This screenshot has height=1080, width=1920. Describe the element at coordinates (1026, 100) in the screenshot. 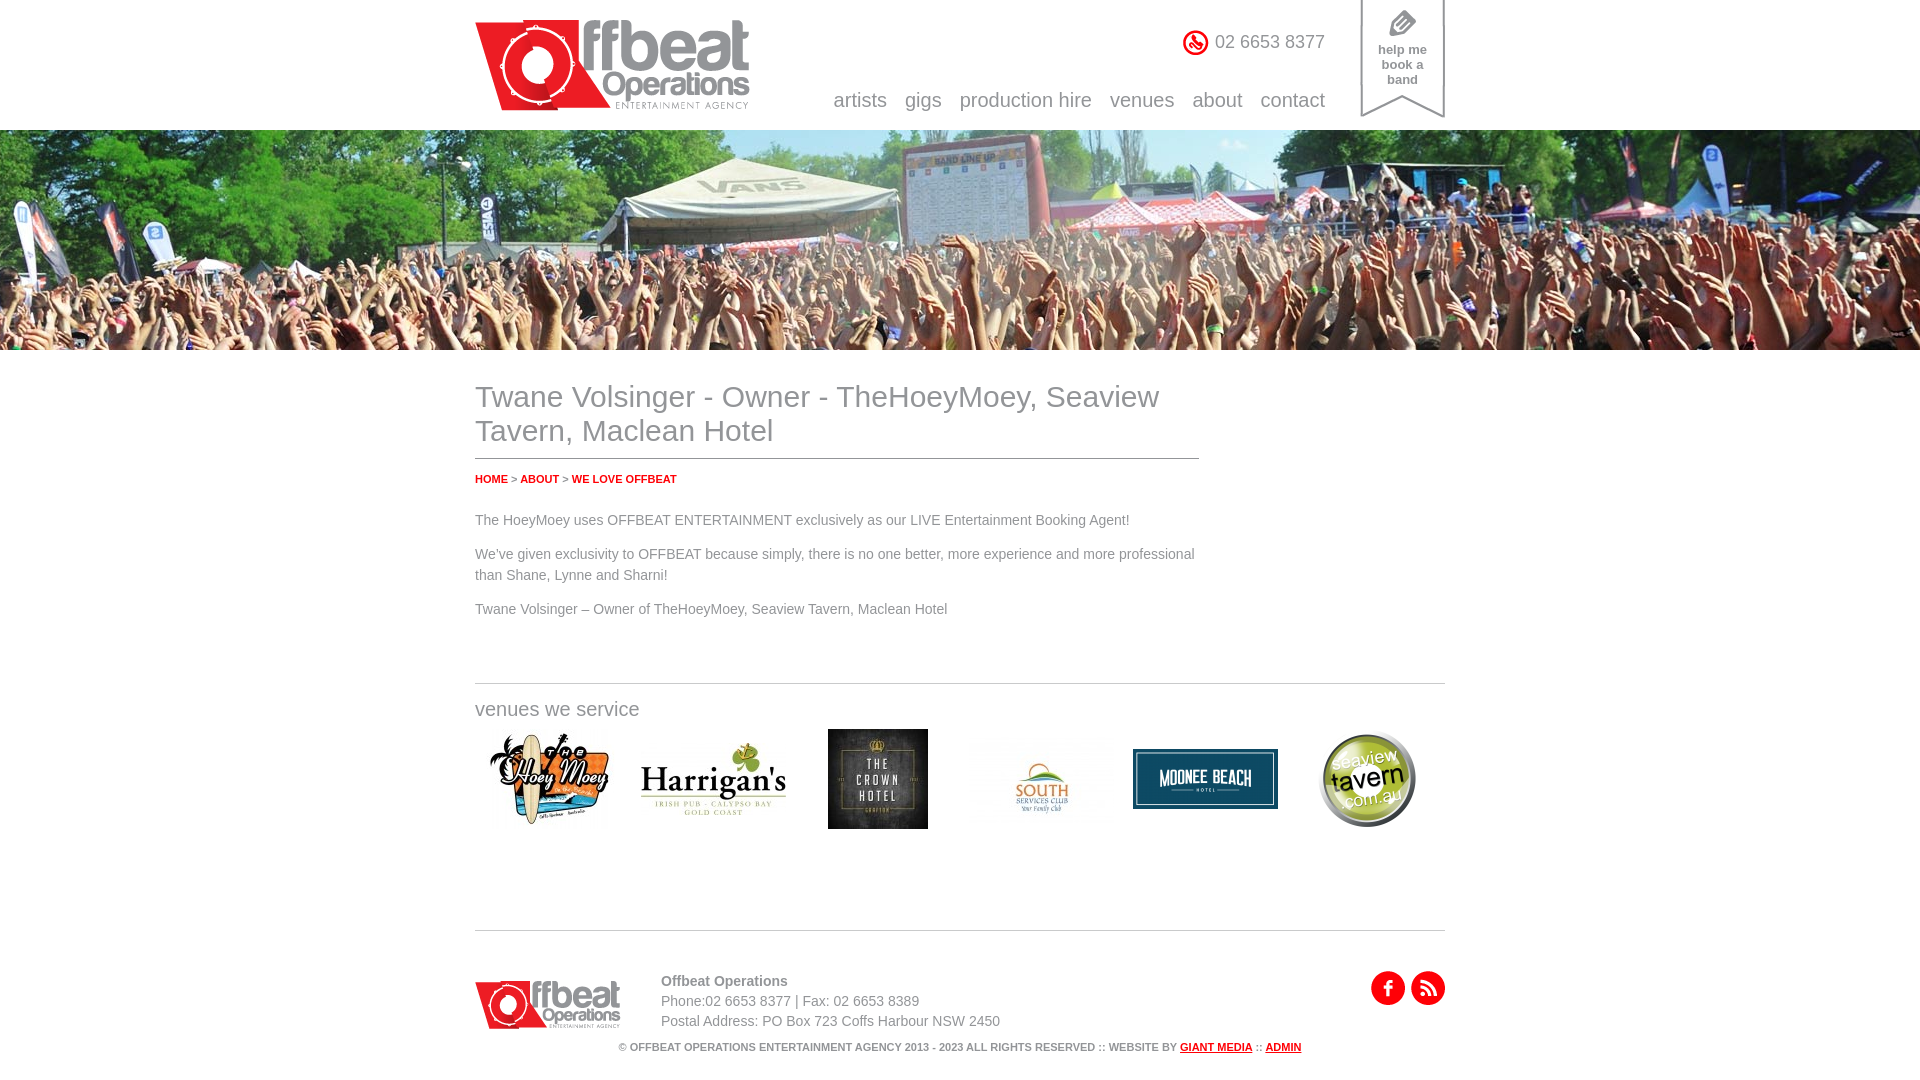

I see `'production hire'` at that location.